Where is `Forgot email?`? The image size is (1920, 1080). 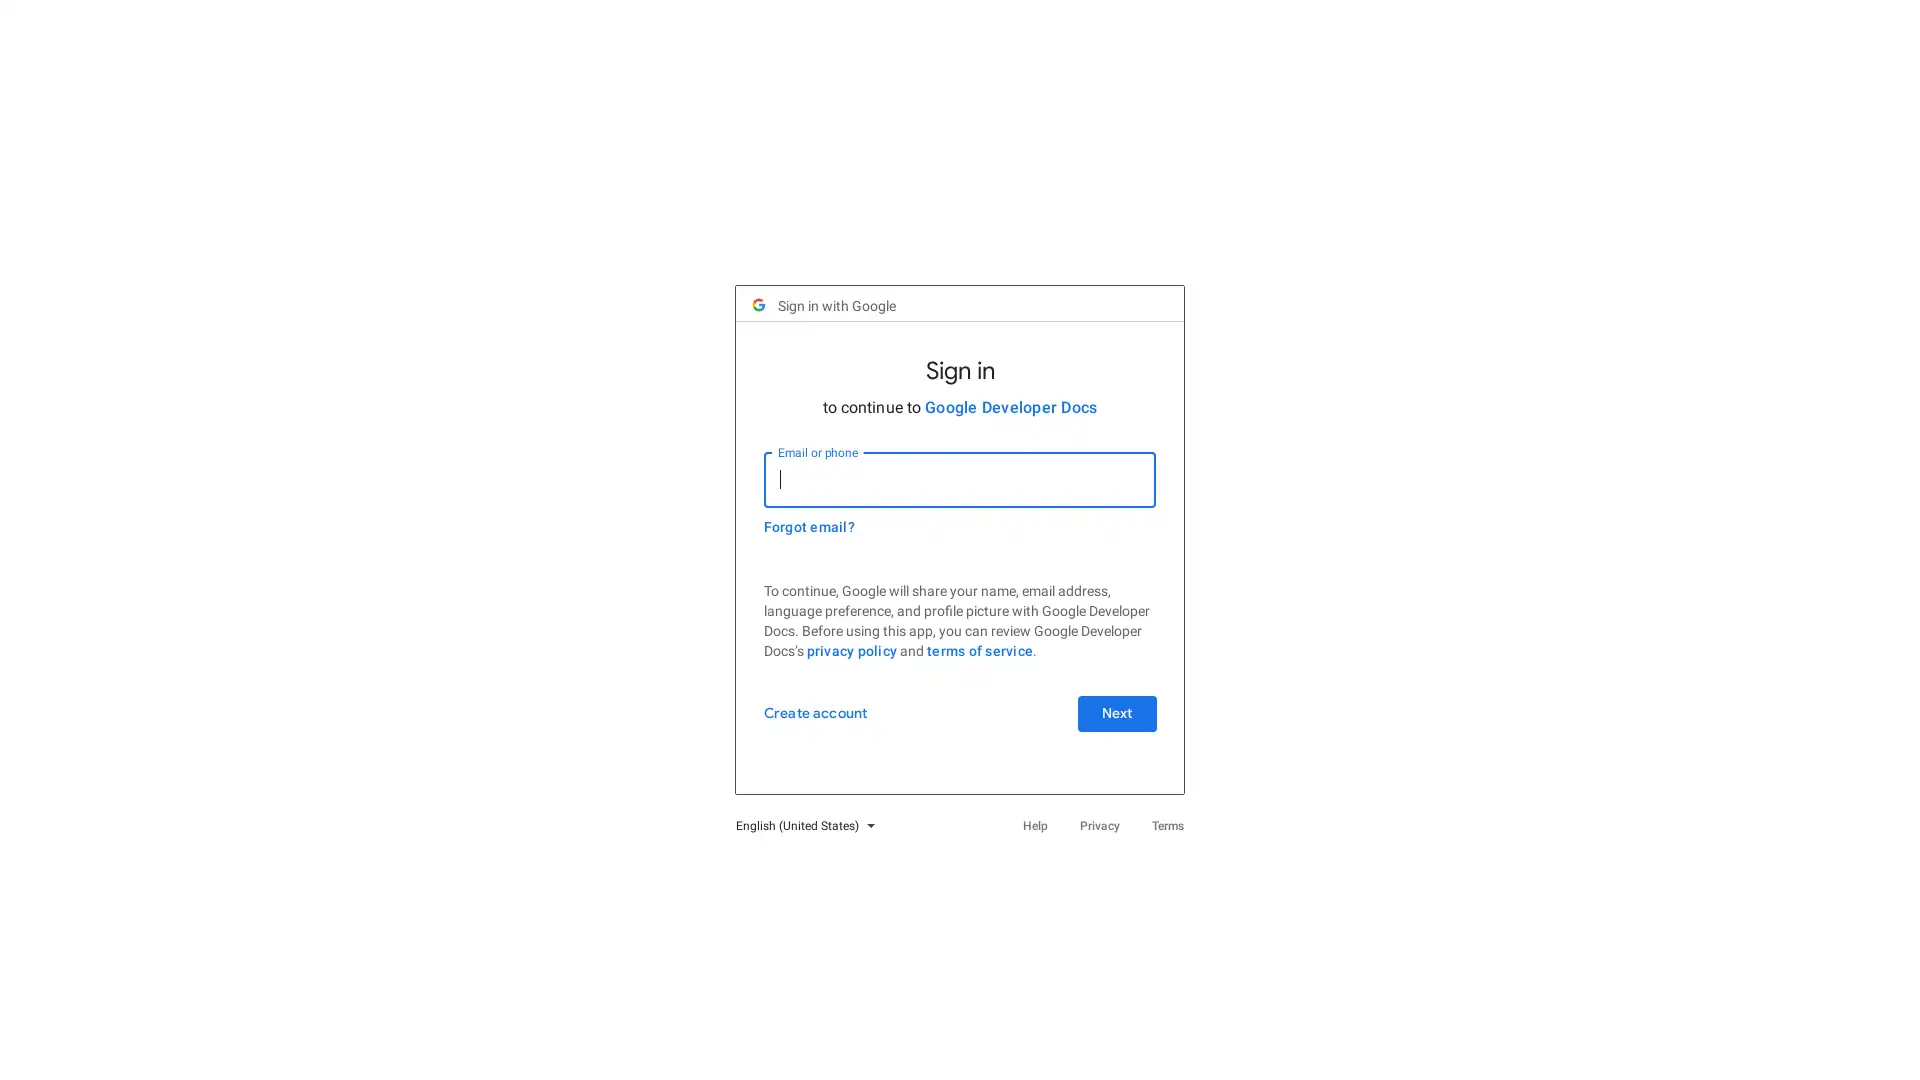
Forgot email? is located at coordinates (821, 524).